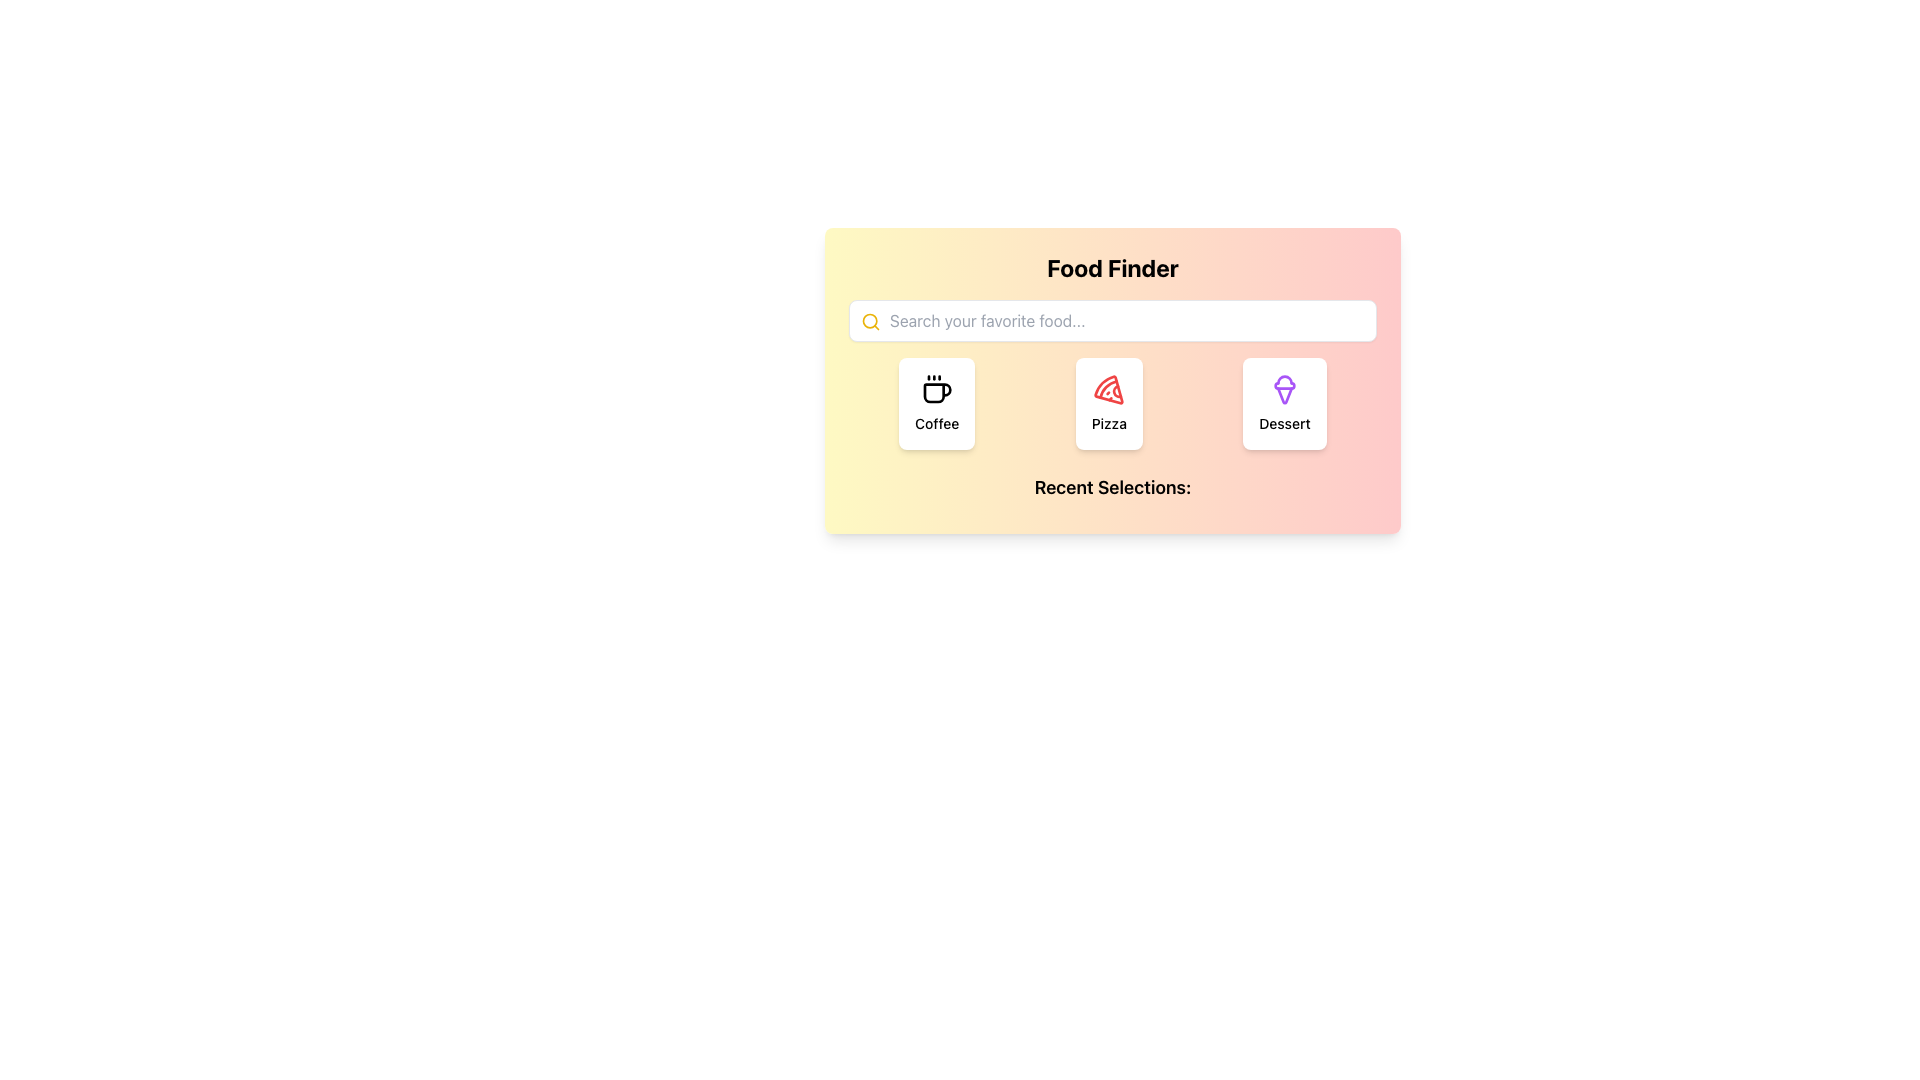 Image resolution: width=1920 pixels, height=1080 pixels. I want to click on the 'Dessert' button, which is a rounded rectangular card with an ice cream cone icon in purple and the text 'Dessert' below it, located to the far-right of the buttons labeled 'Coffee' and 'Pizza', so click(1285, 404).